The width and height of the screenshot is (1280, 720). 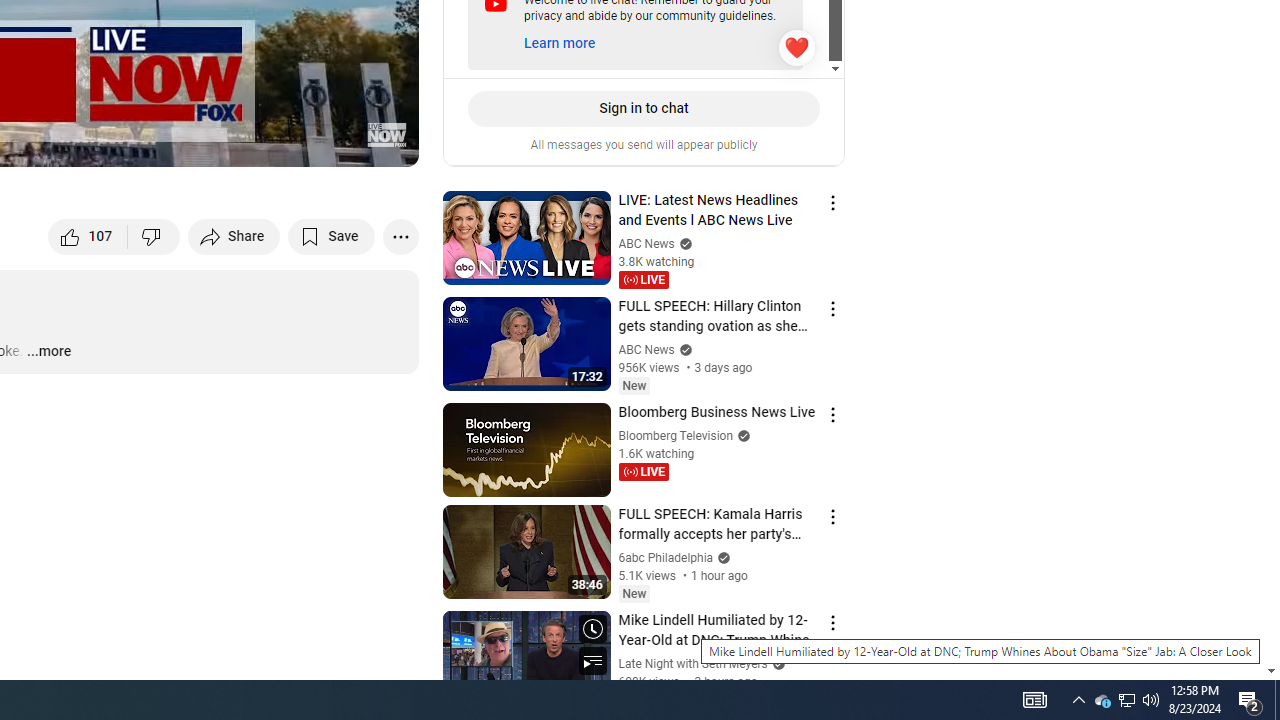 I want to click on 'Full screen (f)', so click(x=382, y=141).